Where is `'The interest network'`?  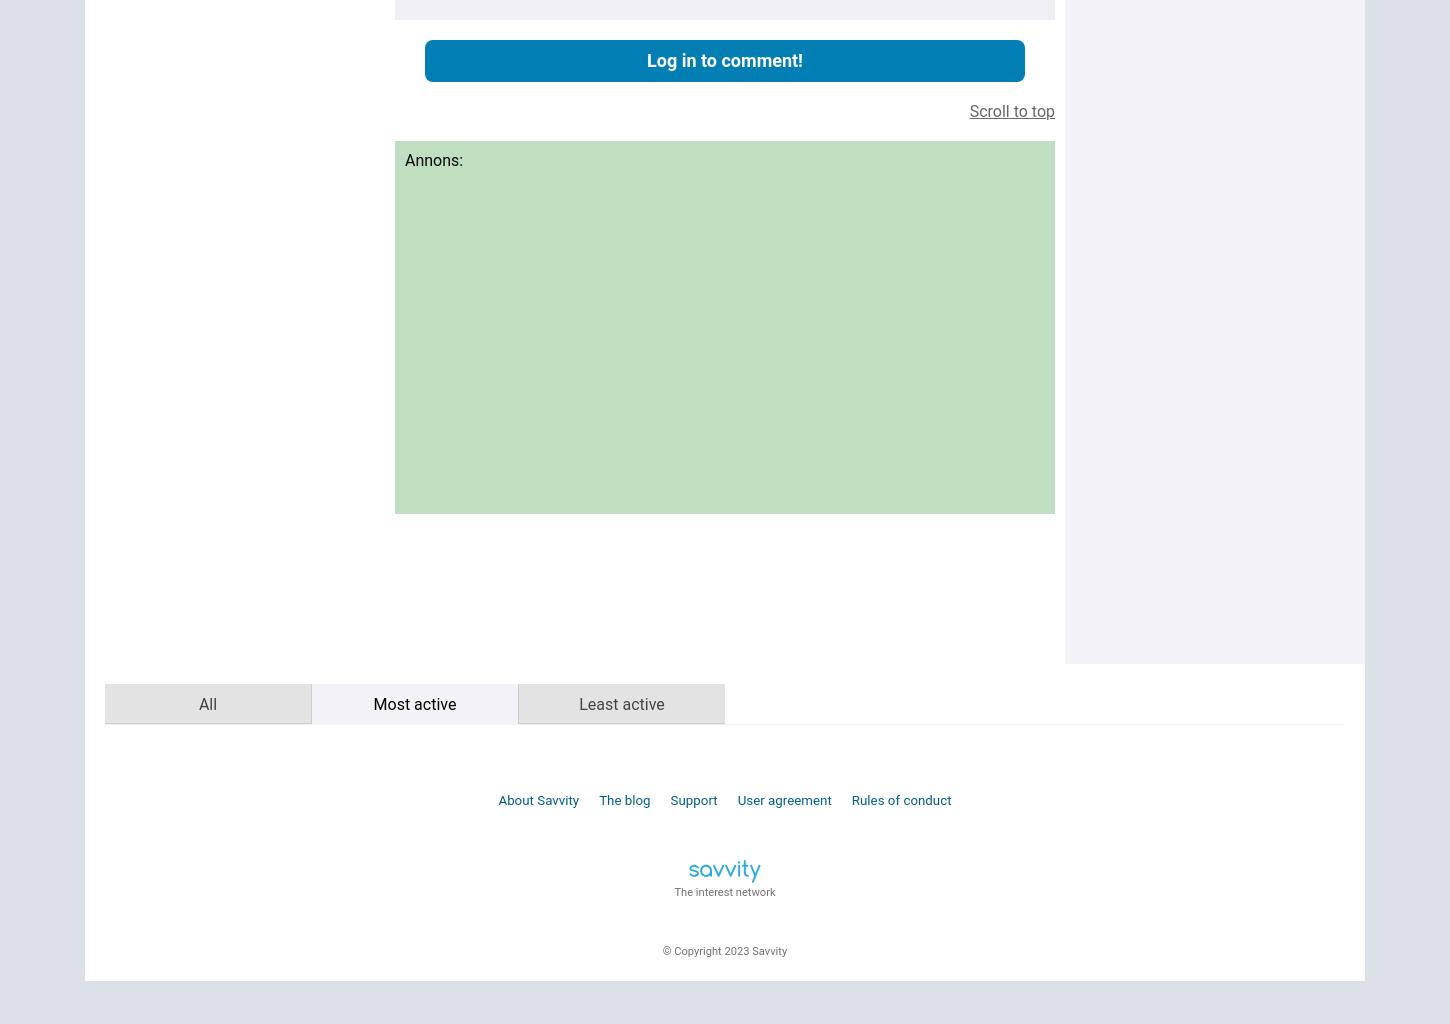
'The interest network' is located at coordinates (672, 891).